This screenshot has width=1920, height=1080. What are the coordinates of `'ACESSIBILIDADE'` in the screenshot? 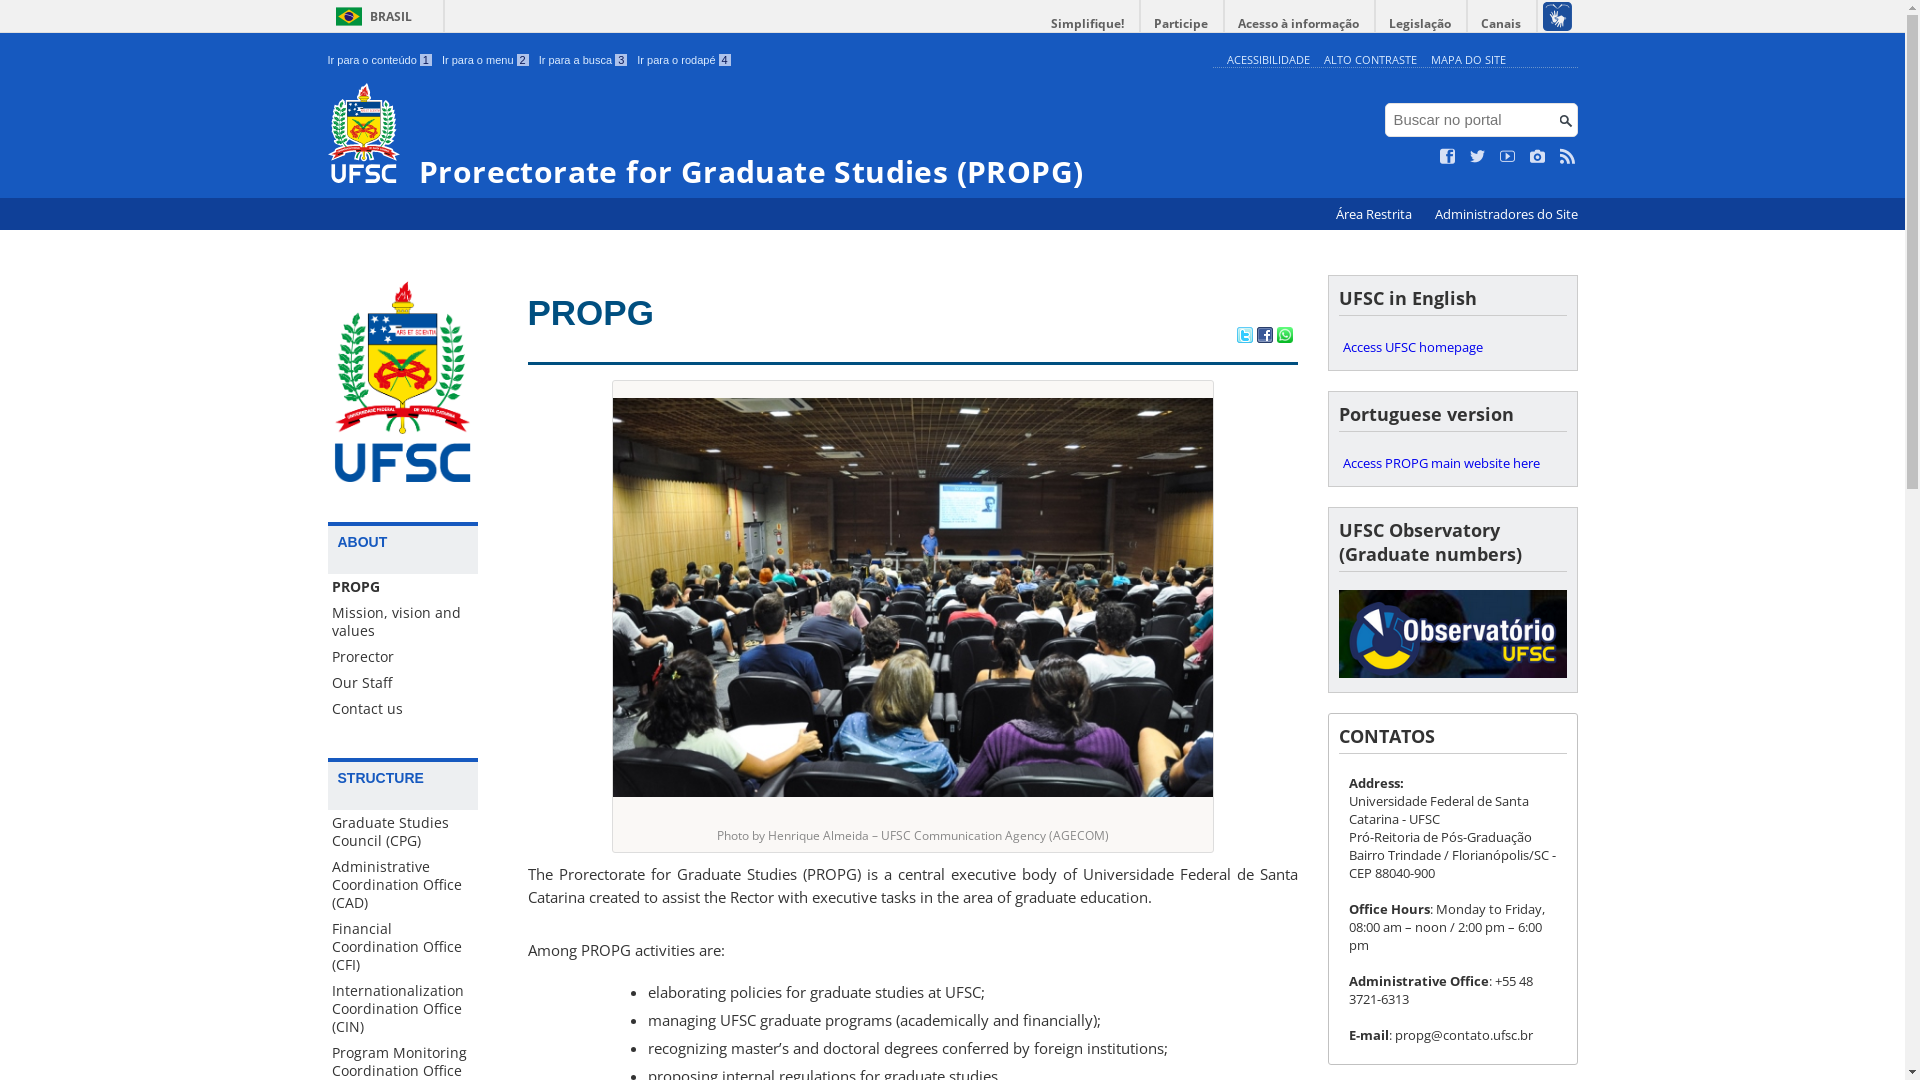 It's located at (1266, 58).